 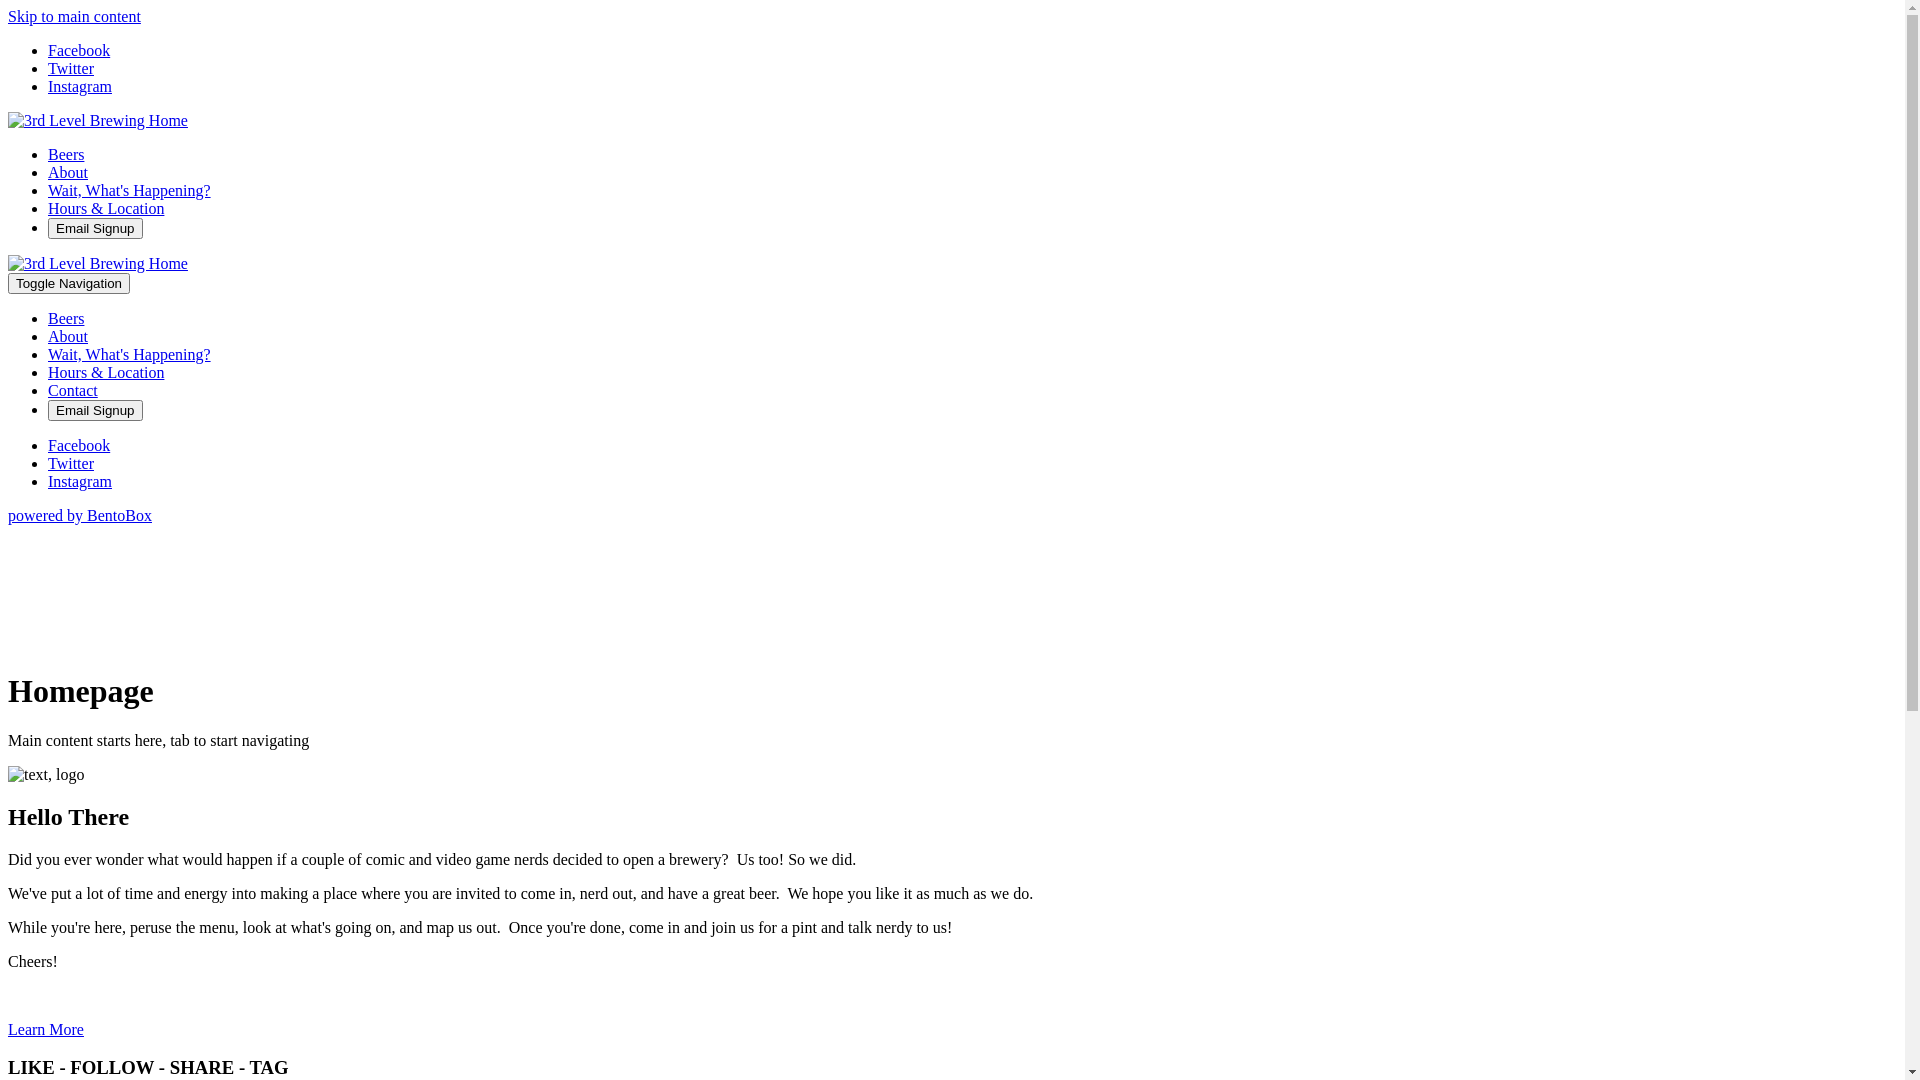 I want to click on 'Instagram', so click(x=80, y=85).